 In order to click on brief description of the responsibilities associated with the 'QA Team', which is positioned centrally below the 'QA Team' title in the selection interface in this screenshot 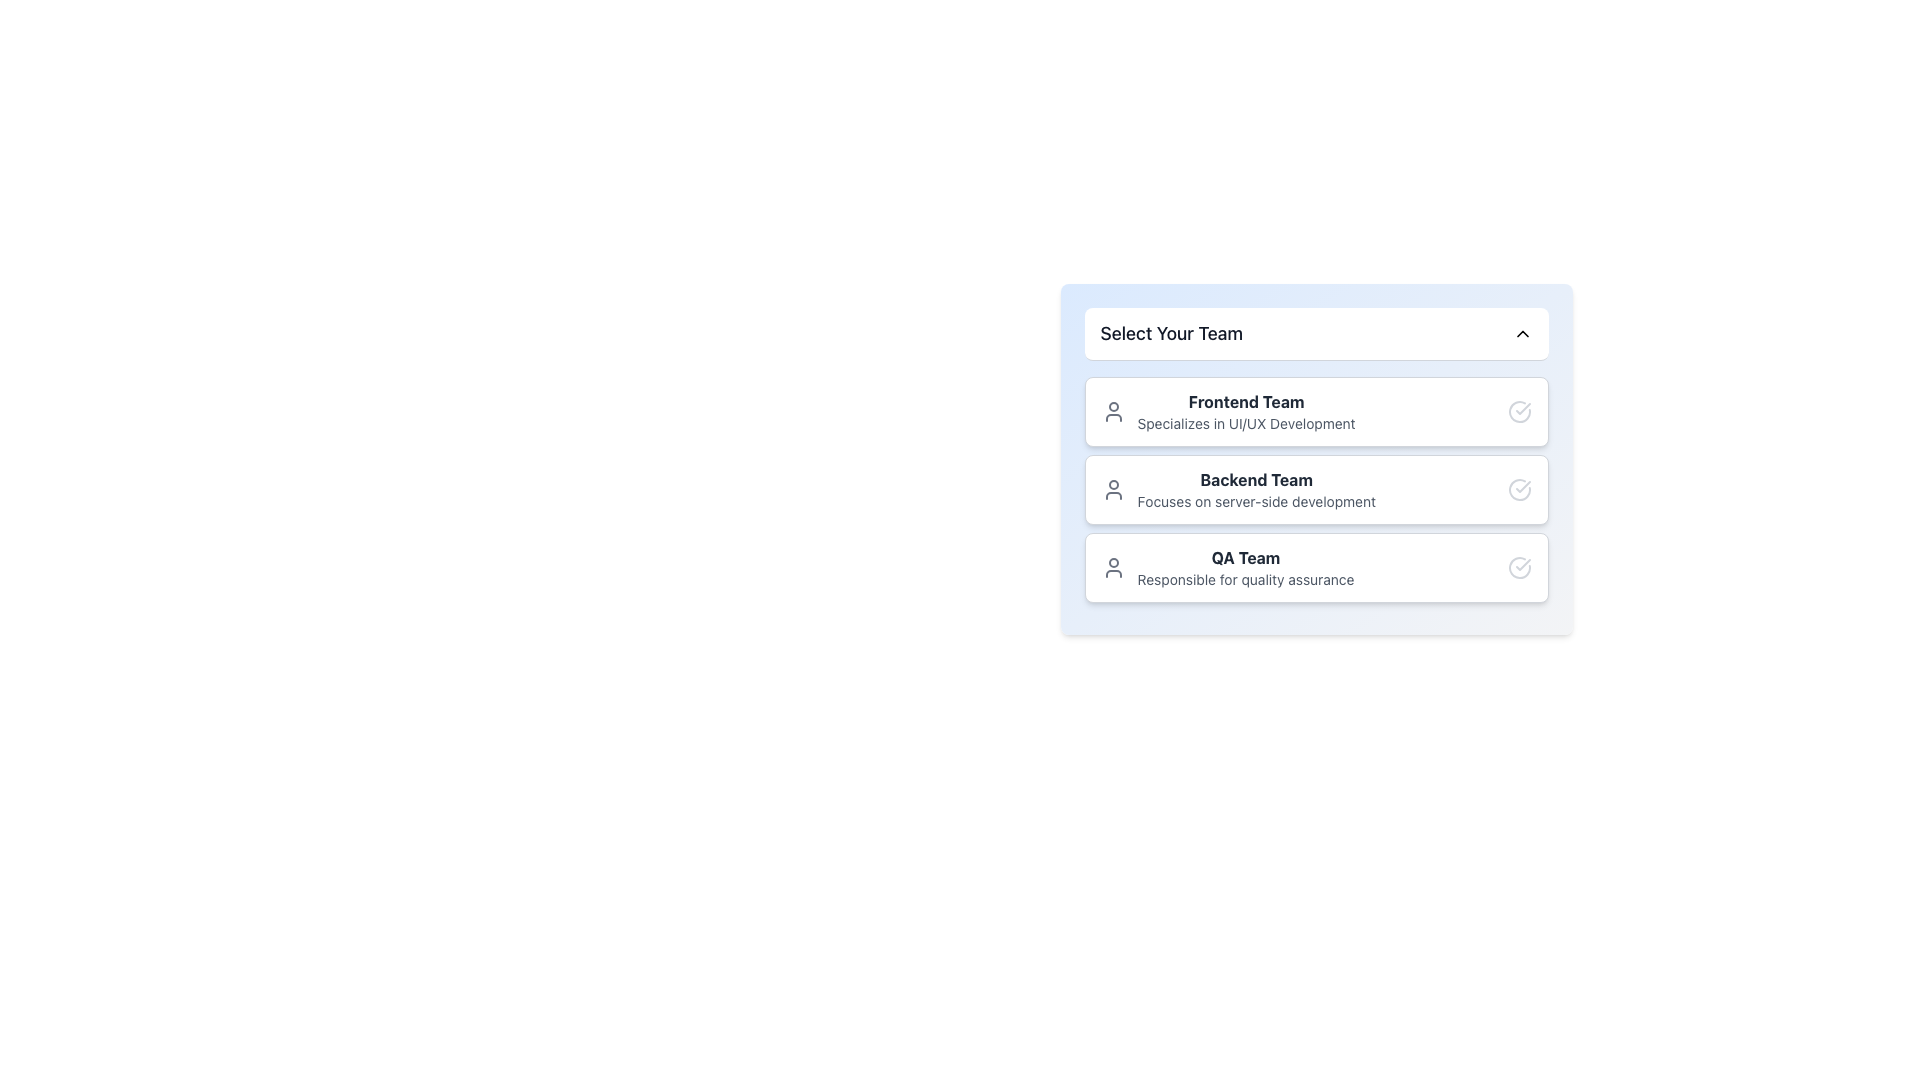, I will do `click(1245, 579)`.